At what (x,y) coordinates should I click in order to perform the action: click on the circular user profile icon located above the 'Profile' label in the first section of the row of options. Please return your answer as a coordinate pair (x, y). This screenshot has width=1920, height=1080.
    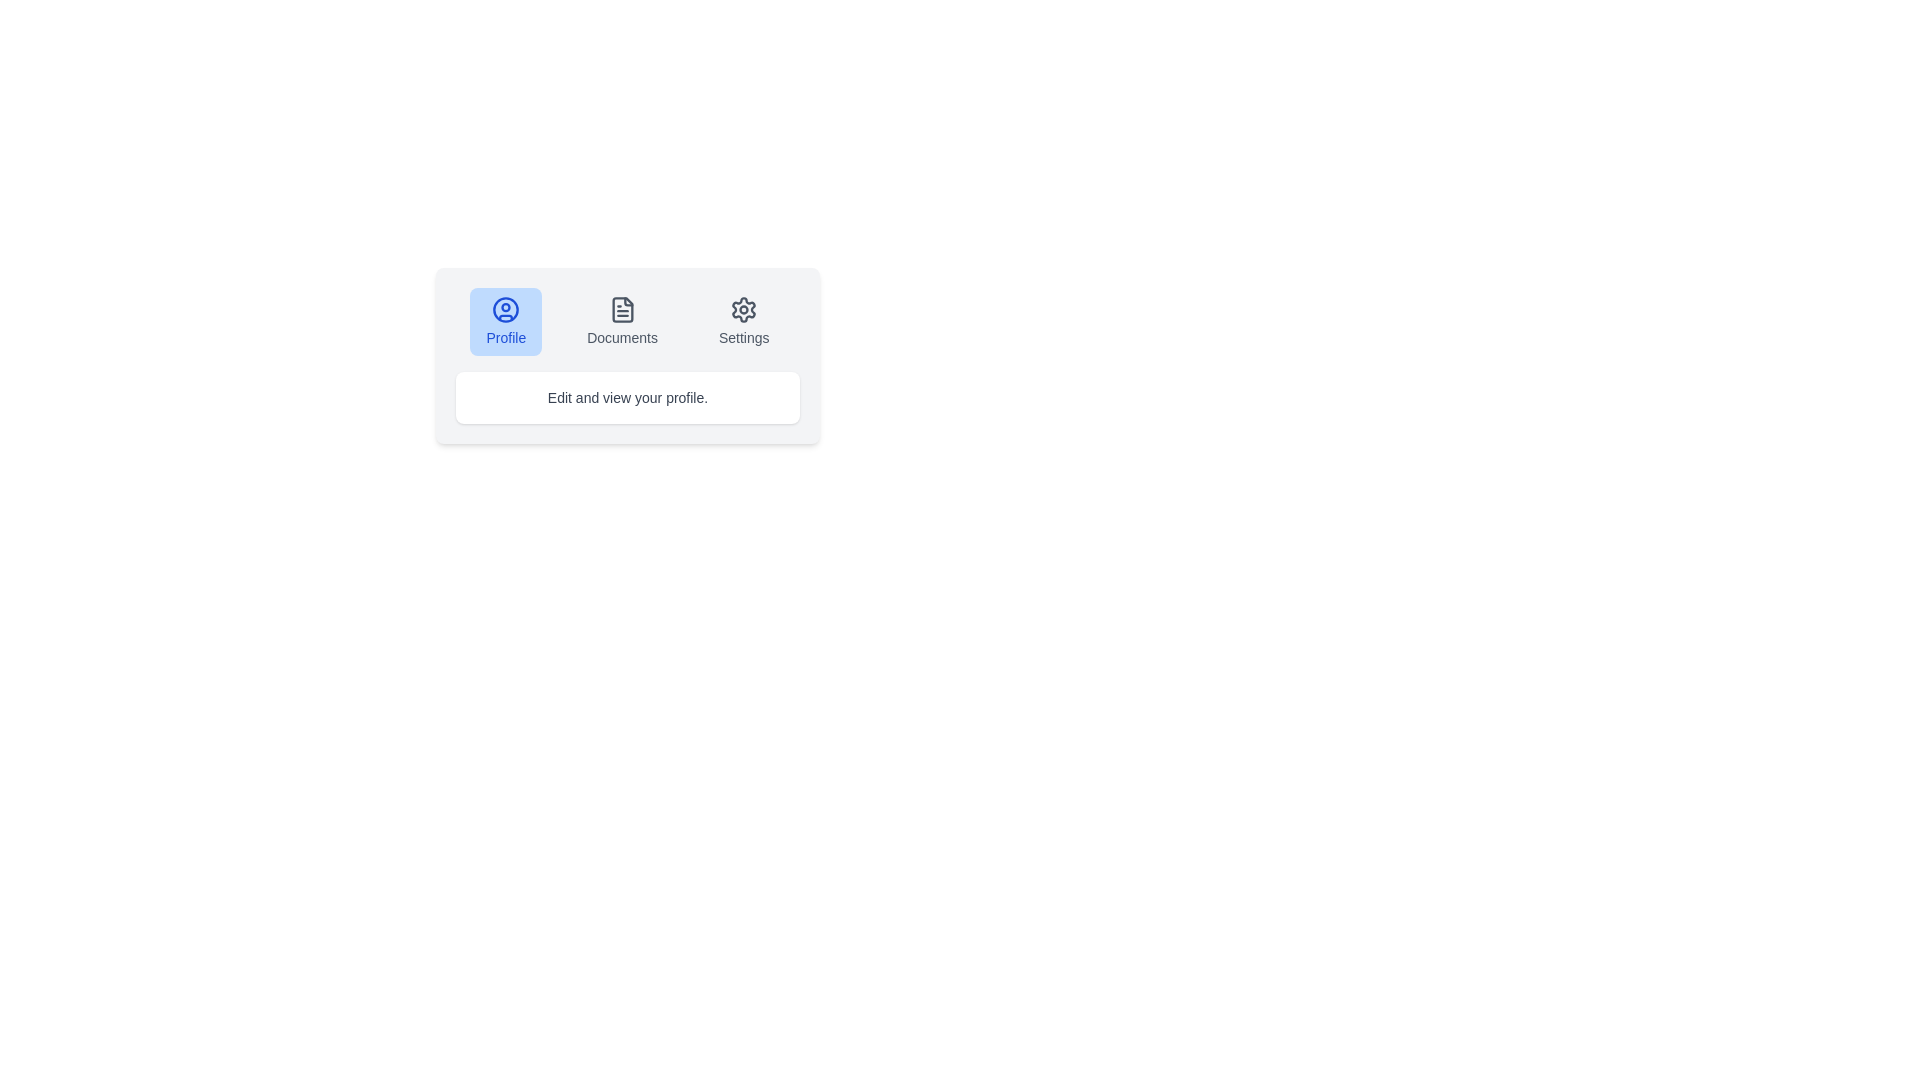
    Looking at the image, I should click on (506, 309).